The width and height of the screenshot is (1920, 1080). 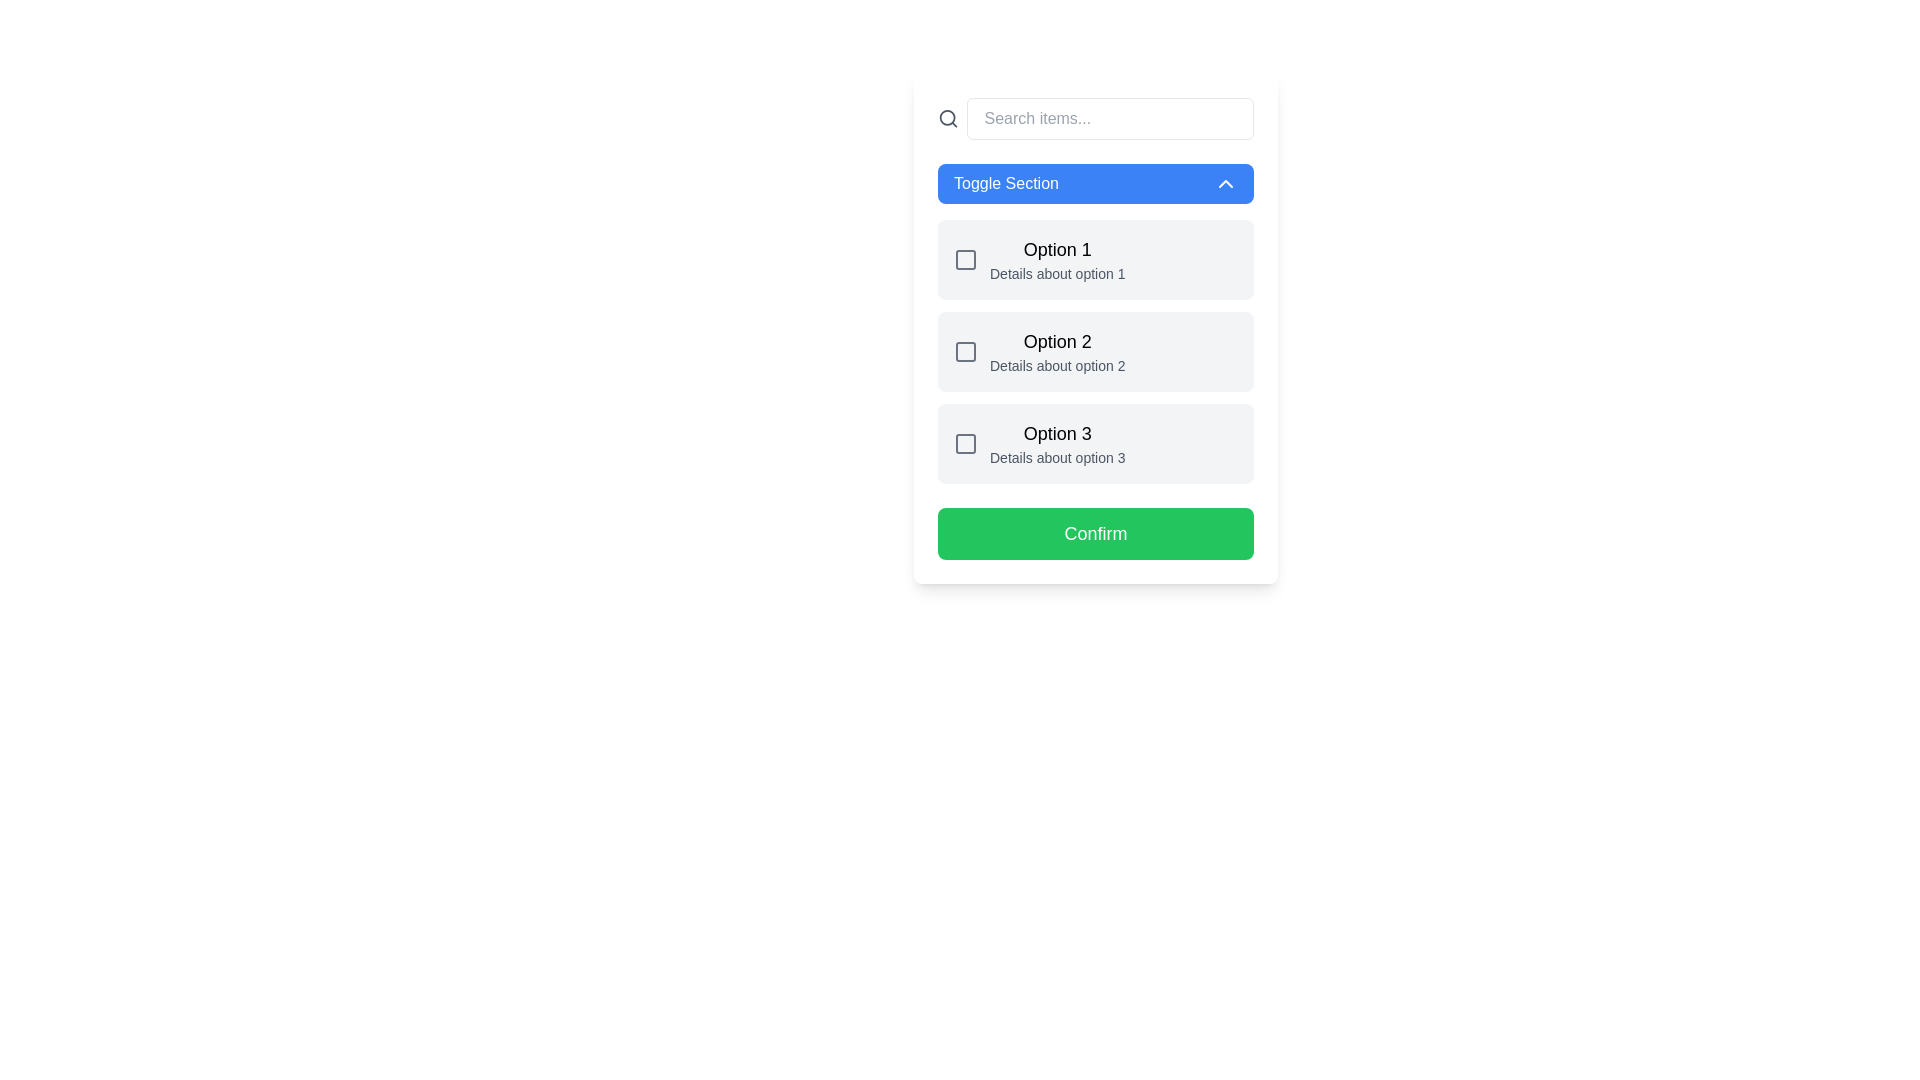 I want to click on the checkbox for 'Option 1', so click(x=1094, y=258).